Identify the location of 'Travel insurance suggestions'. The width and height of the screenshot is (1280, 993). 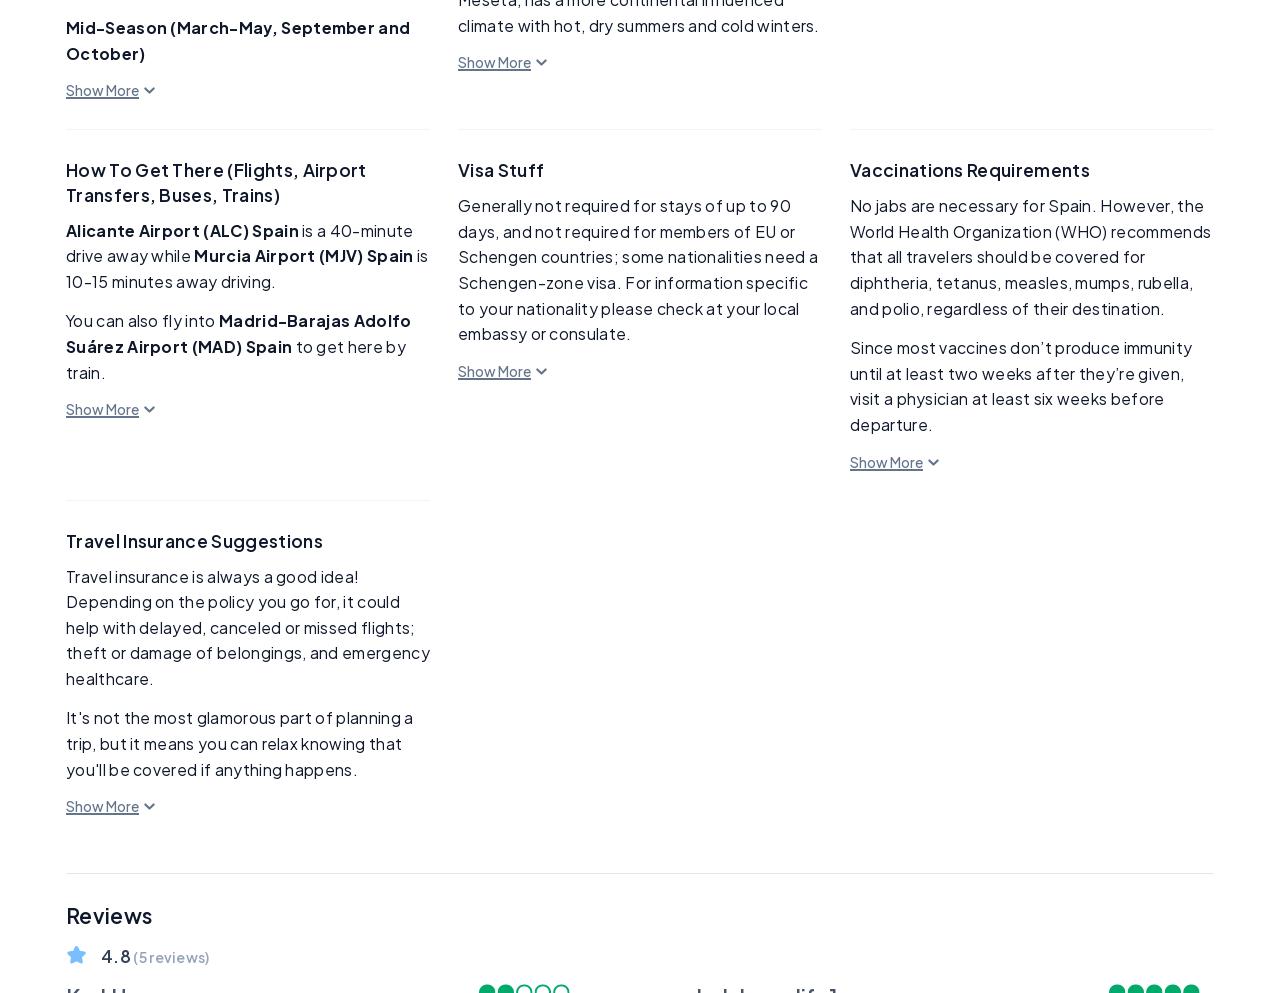
(194, 538).